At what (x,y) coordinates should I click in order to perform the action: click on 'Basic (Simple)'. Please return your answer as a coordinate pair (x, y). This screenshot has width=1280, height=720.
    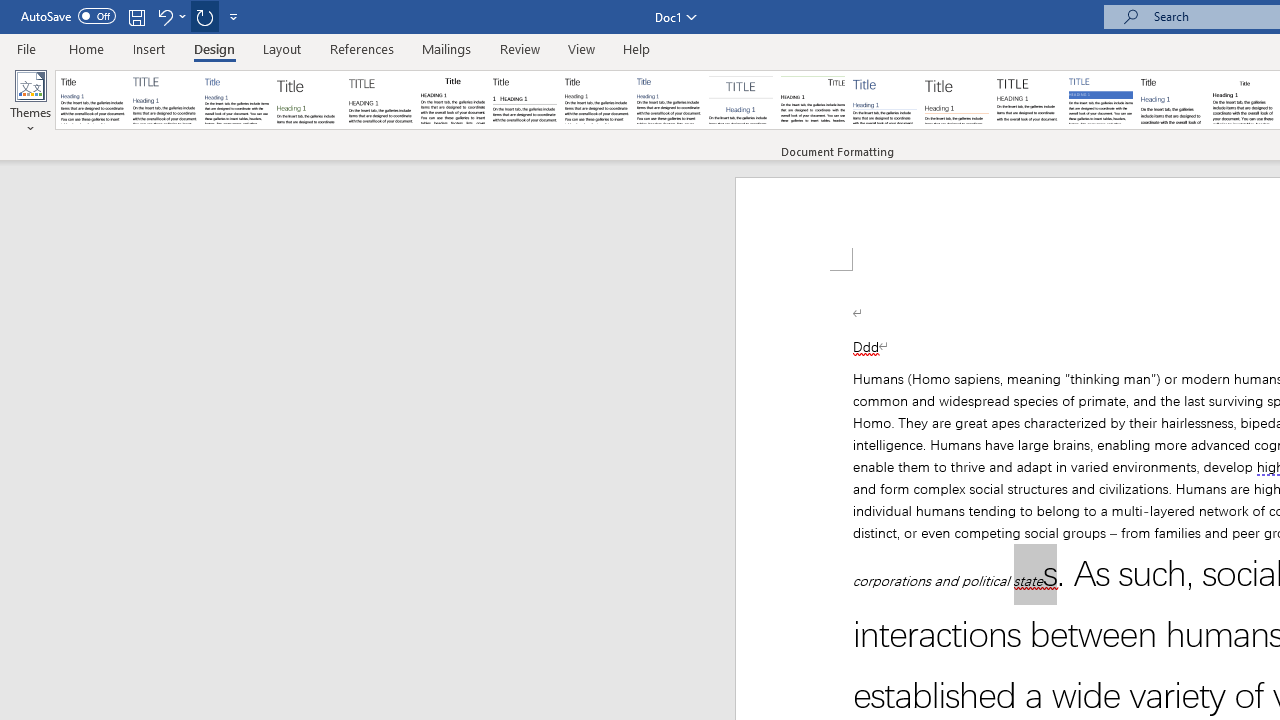
    Looking at the image, I should click on (236, 100).